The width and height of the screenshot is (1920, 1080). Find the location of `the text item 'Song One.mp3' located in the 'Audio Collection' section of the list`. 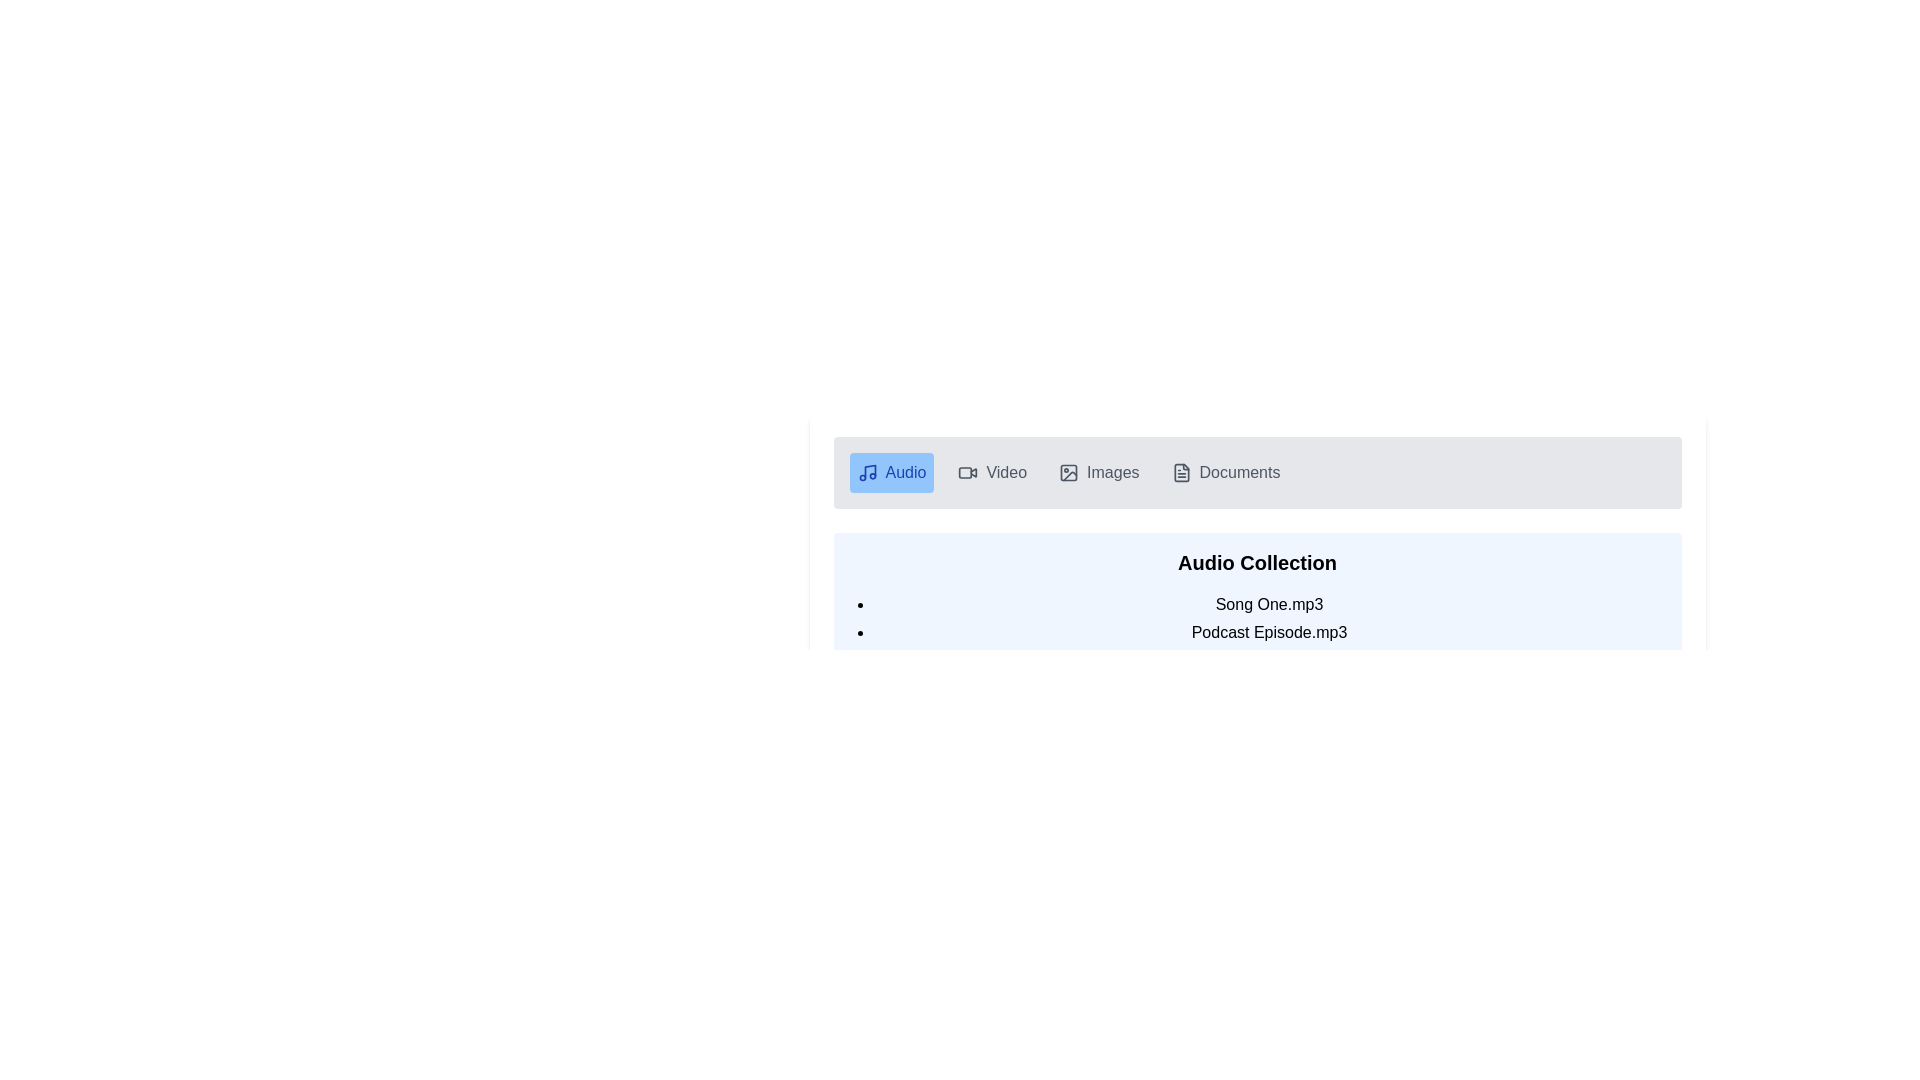

the text item 'Song One.mp3' located in the 'Audio Collection' section of the list is located at coordinates (1256, 609).